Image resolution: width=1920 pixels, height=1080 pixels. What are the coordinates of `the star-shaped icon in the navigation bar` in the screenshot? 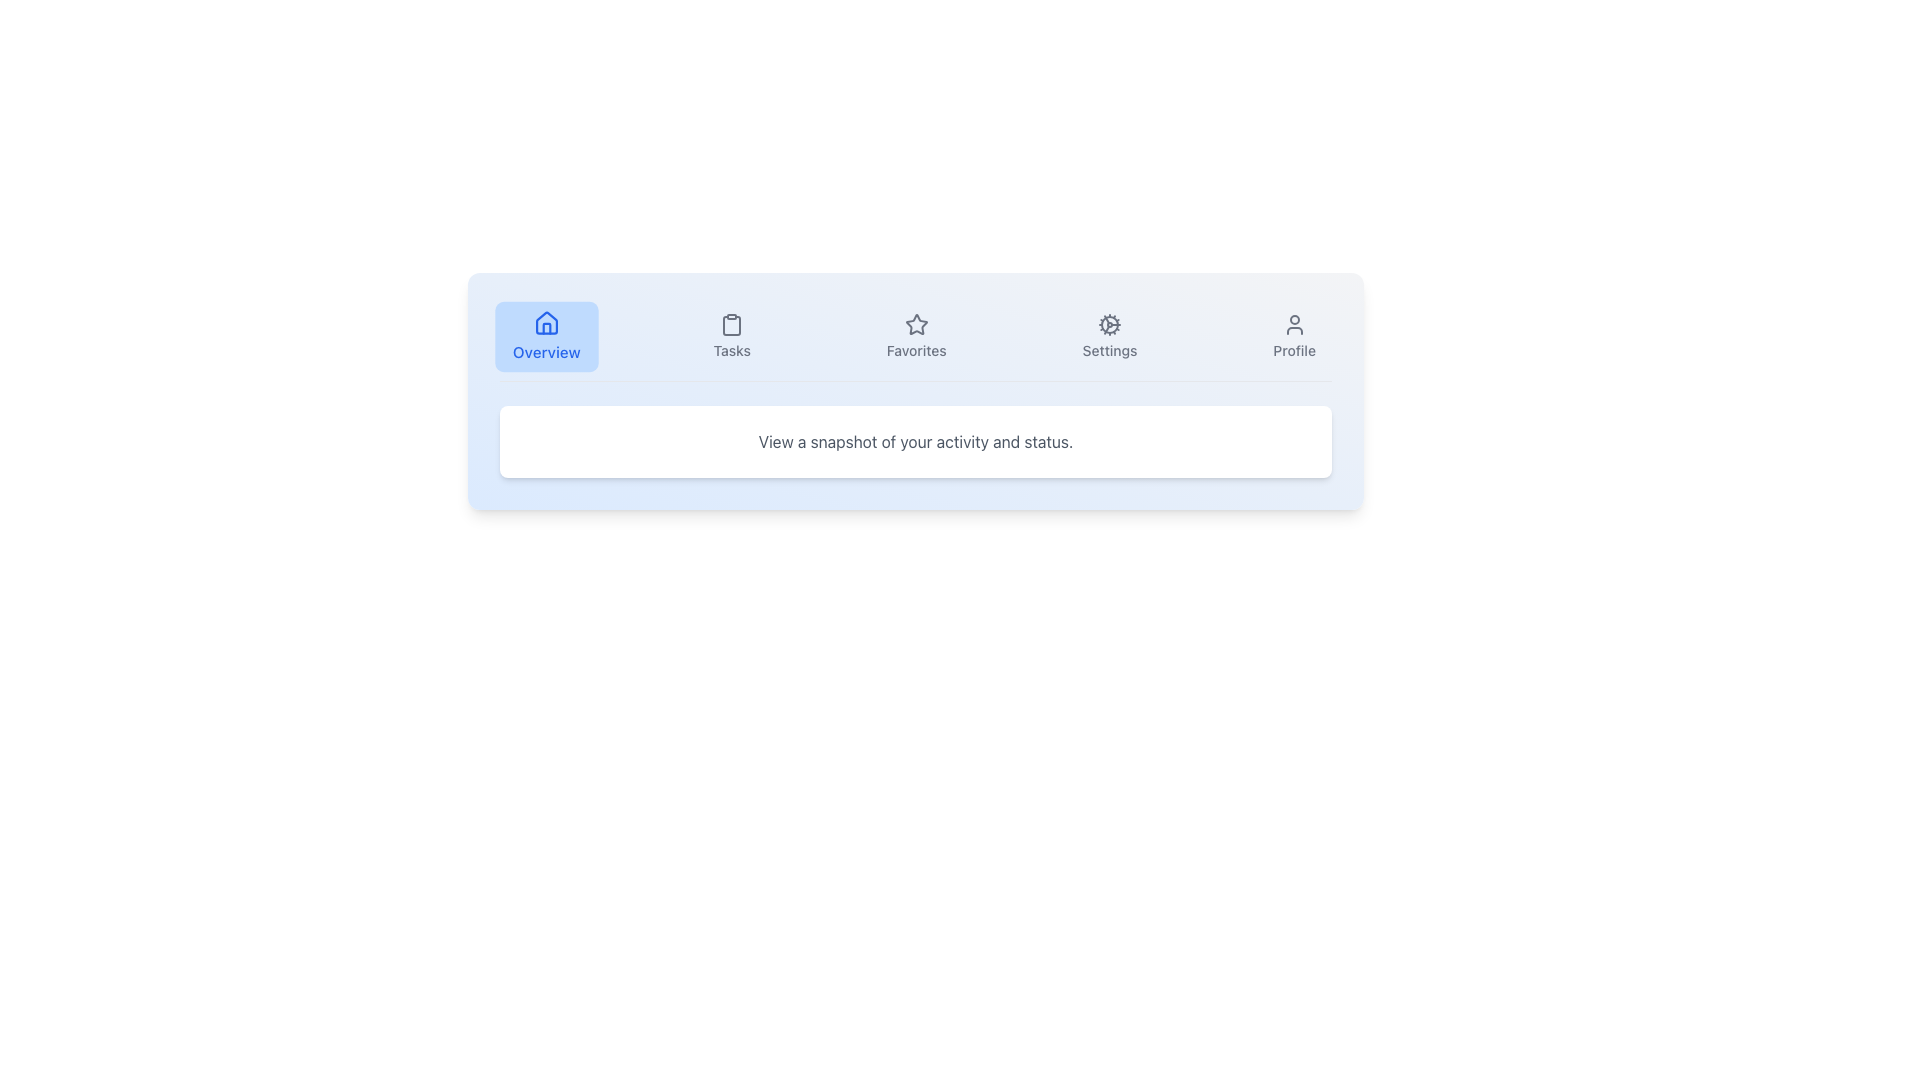 It's located at (915, 323).